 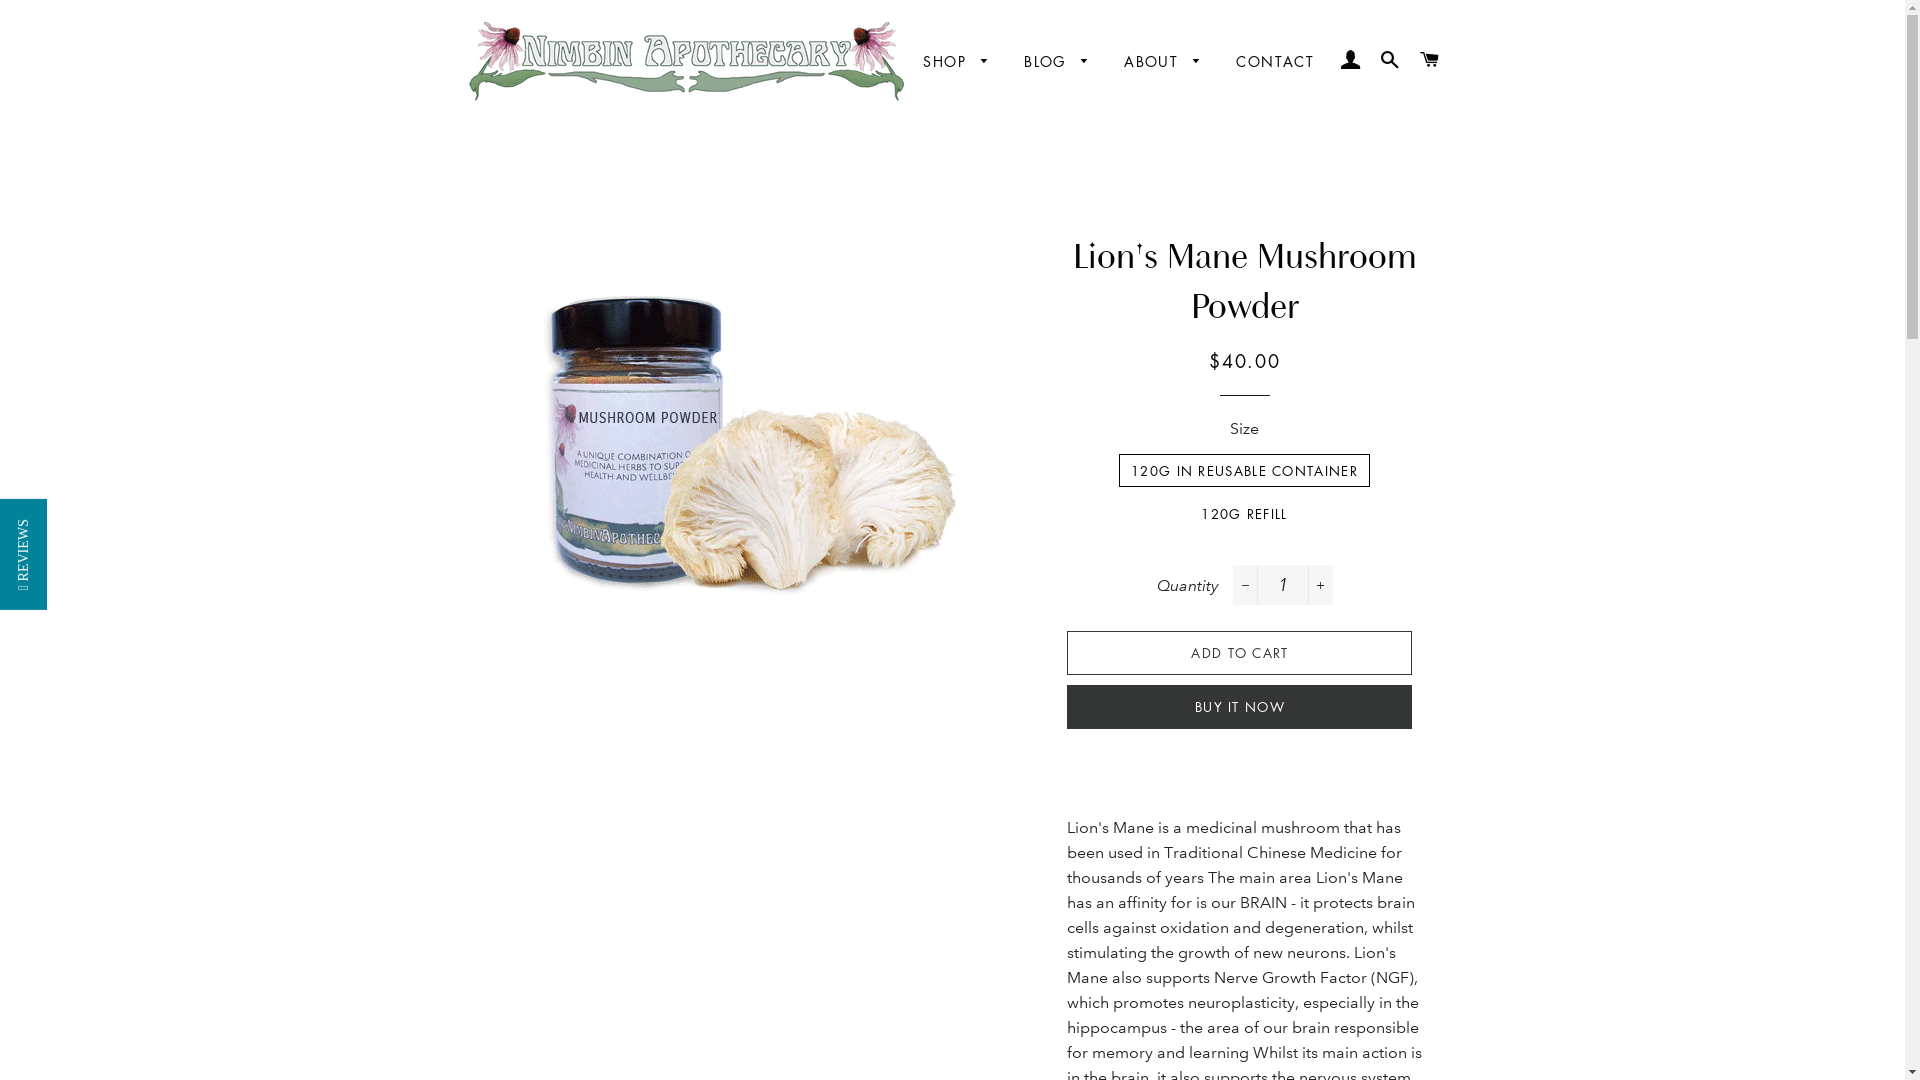 What do you see at coordinates (1238, 652) in the screenshot?
I see `'ADD TO CART'` at bounding box center [1238, 652].